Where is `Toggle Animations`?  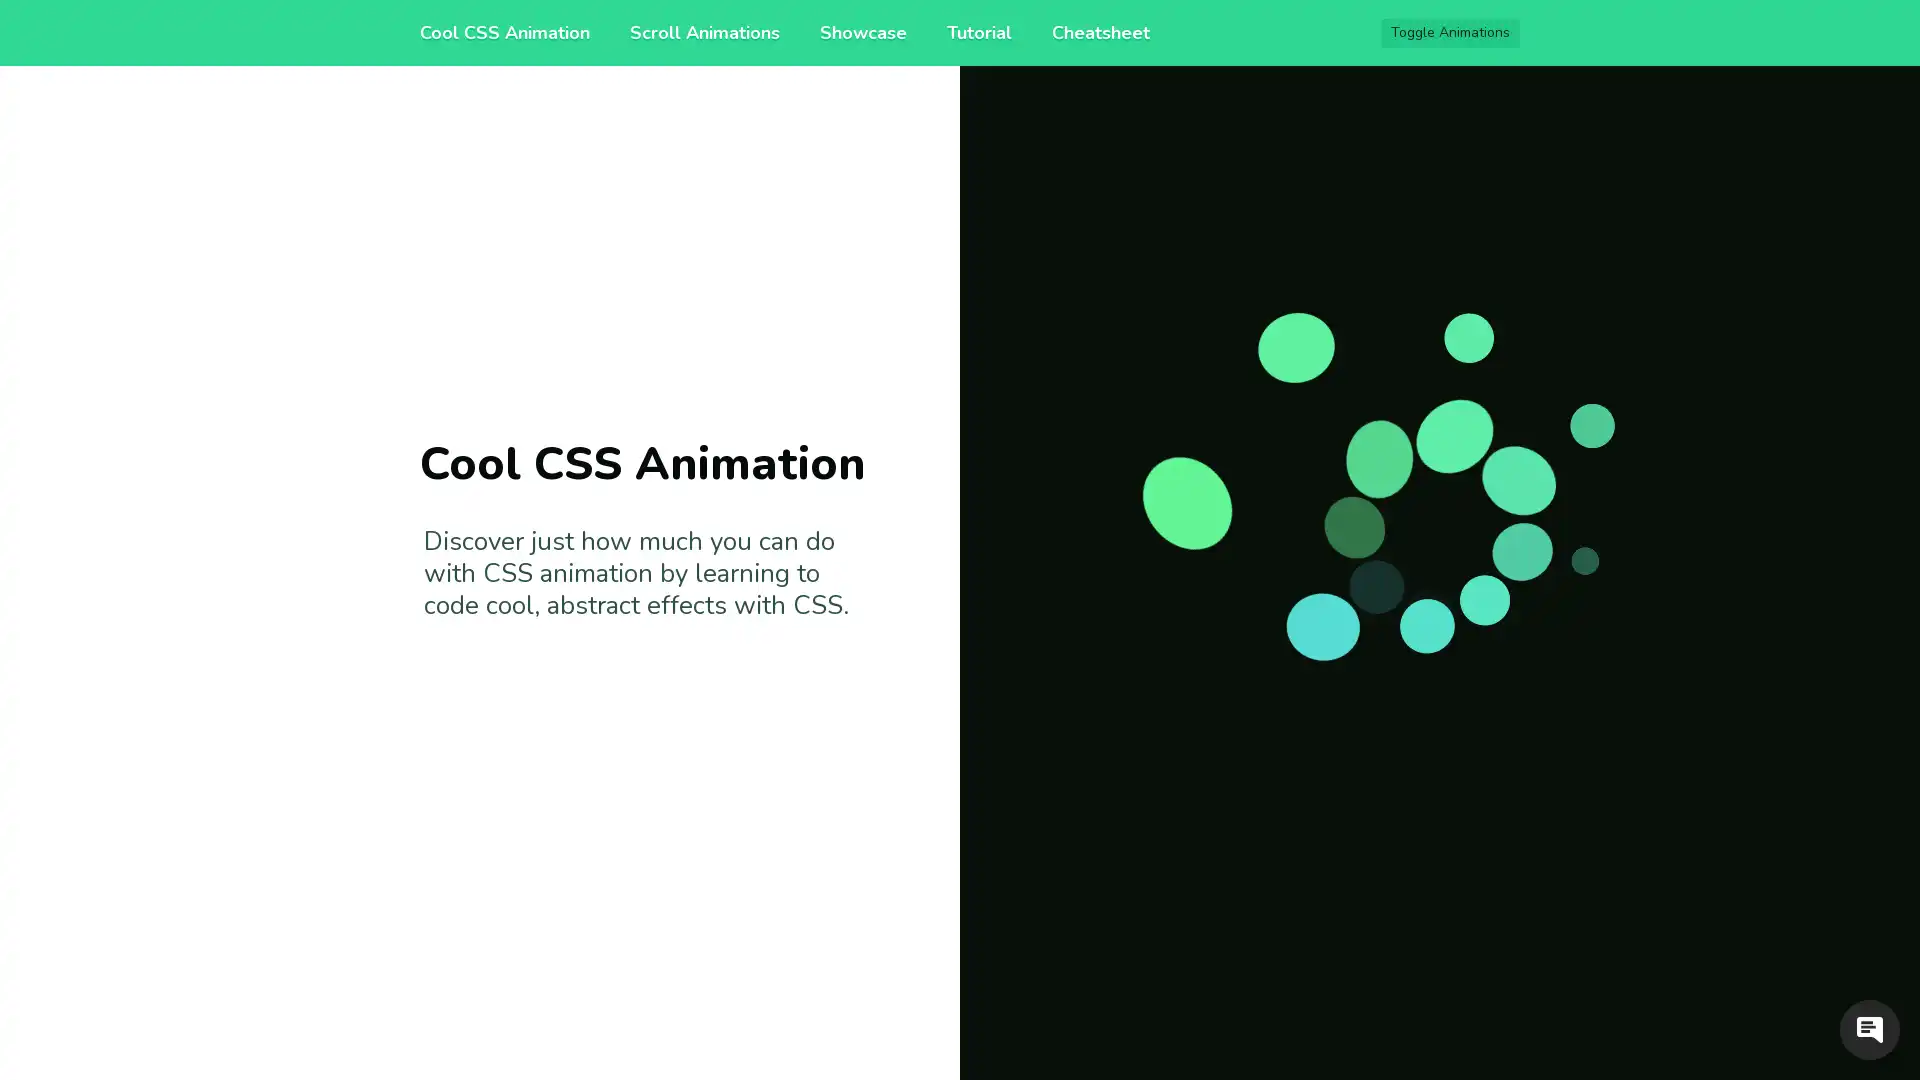 Toggle Animations is located at coordinates (1450, 33).